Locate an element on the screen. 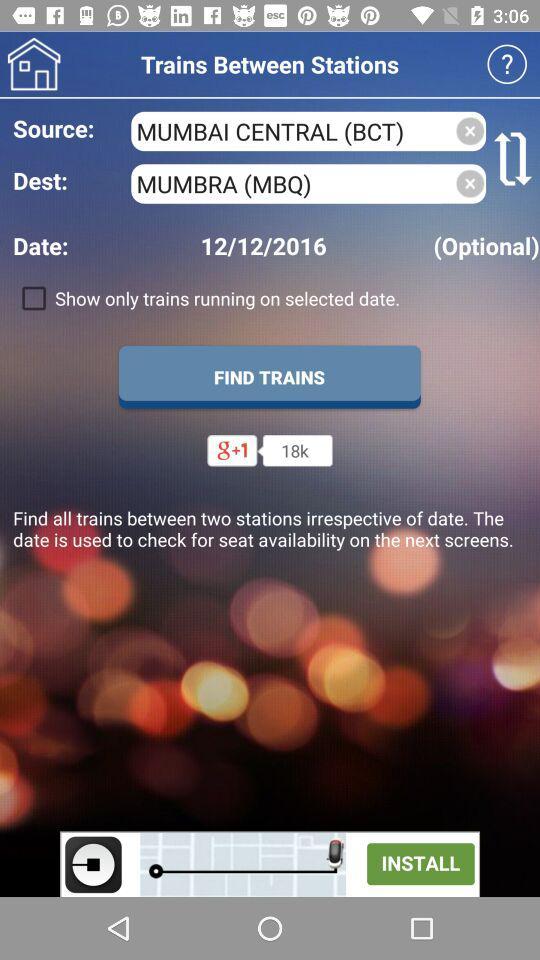  the repeat icon is located at coordinates (513, 157).